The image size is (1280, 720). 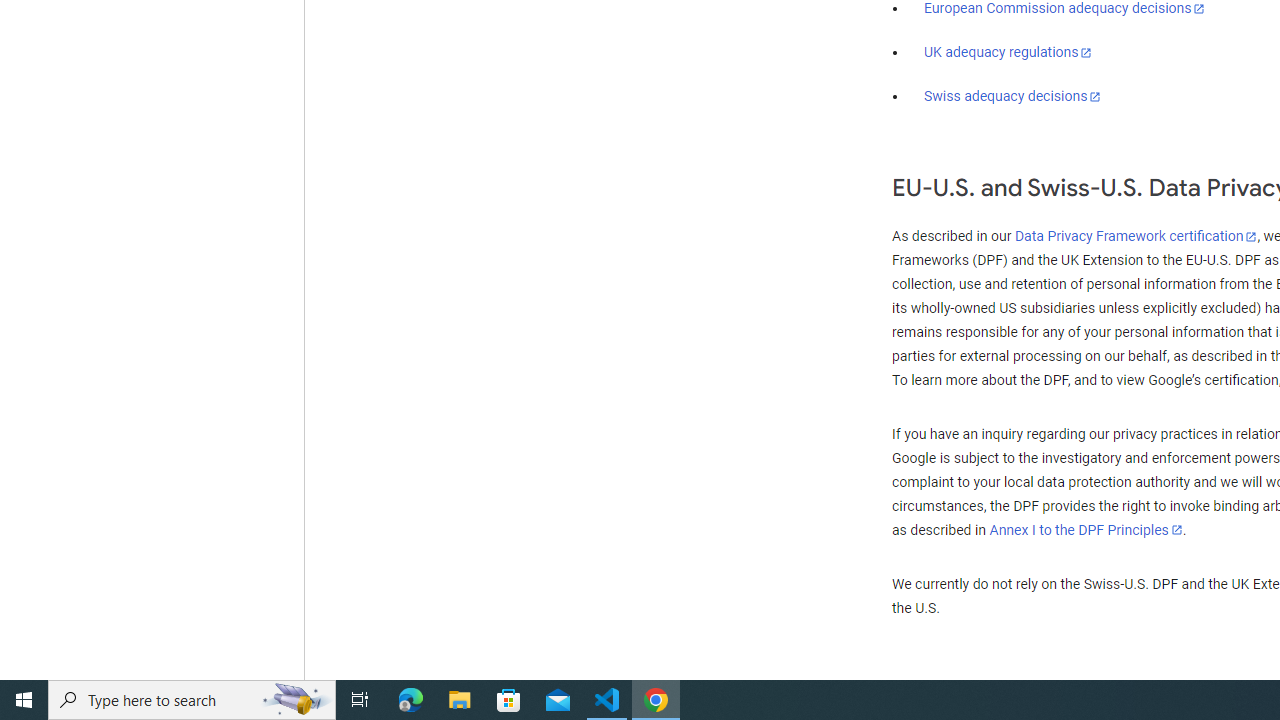 What do you see at coordinates (1008, 51) in the screenshot?
I see `'UK adequacy regulations'` at bounding box center [1008, 51].